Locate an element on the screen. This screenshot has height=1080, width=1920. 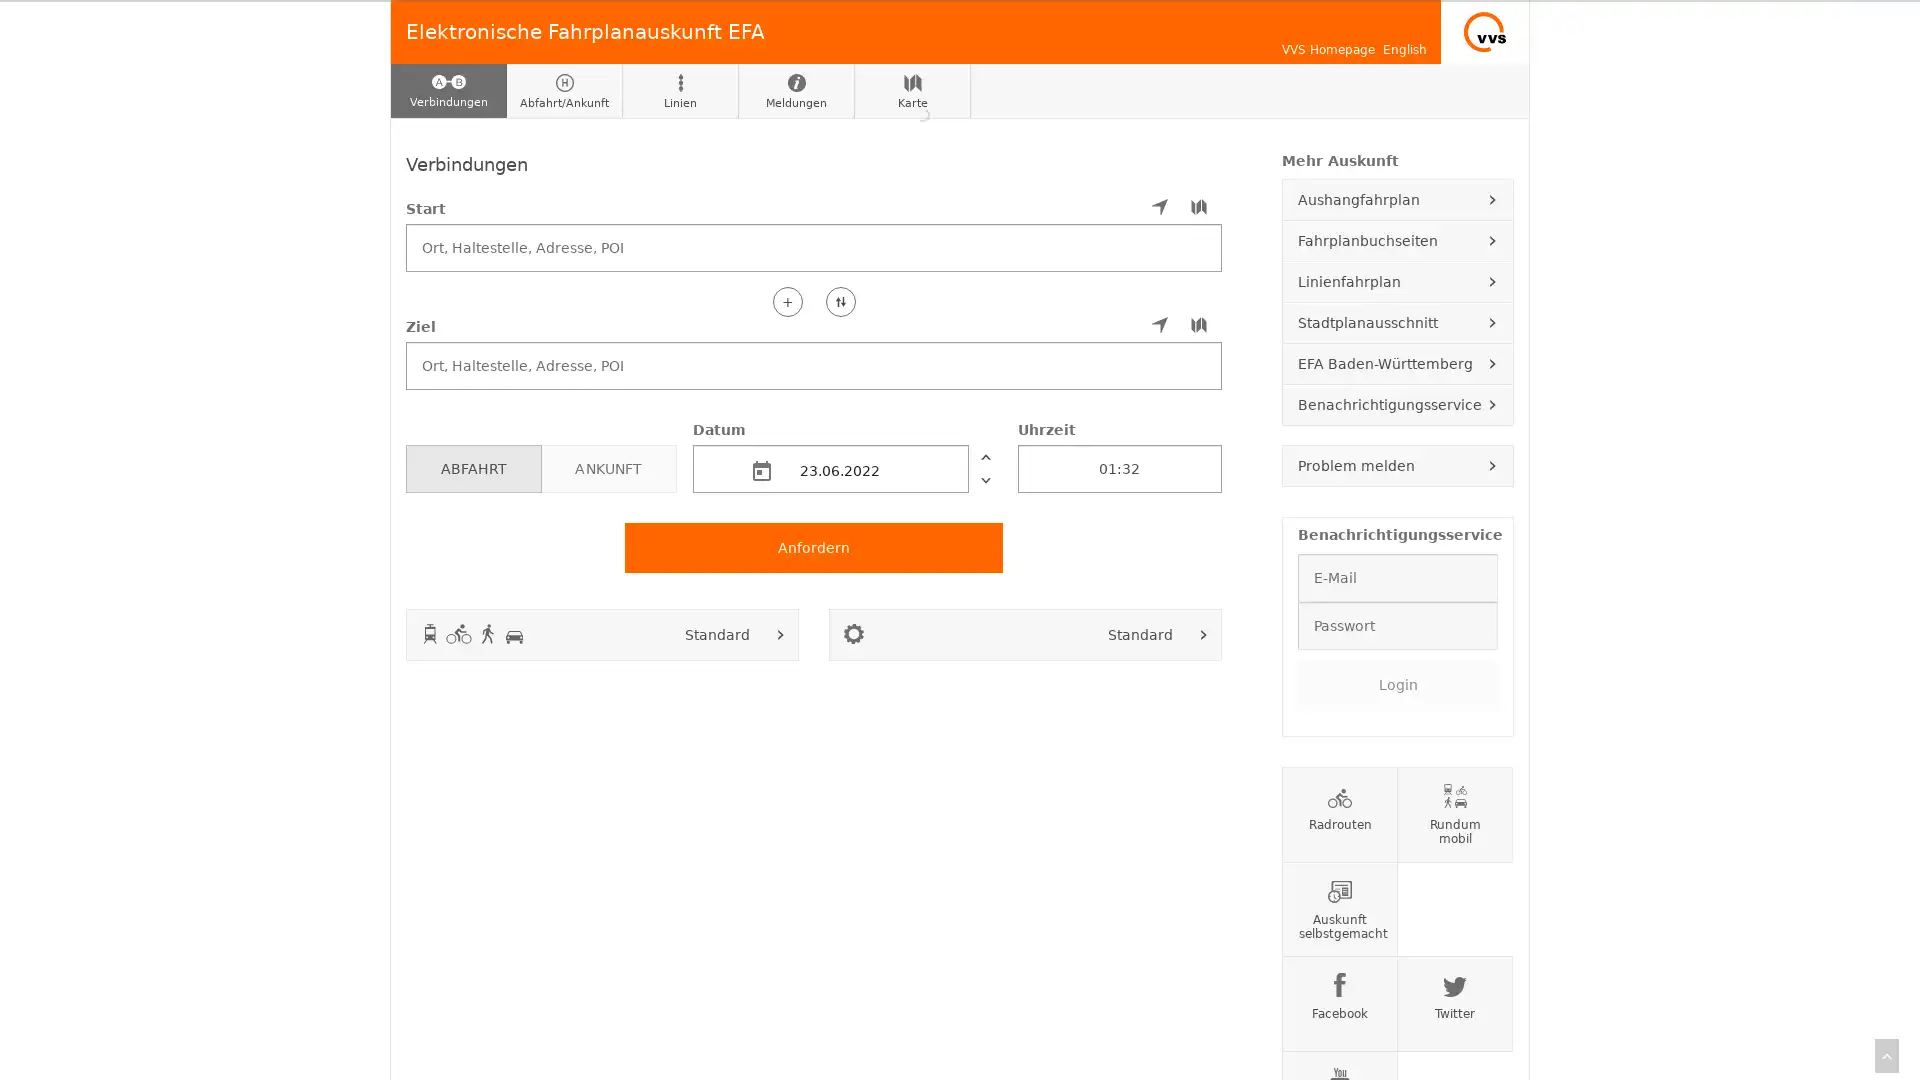
vorher is located at coordinates (984, 455).